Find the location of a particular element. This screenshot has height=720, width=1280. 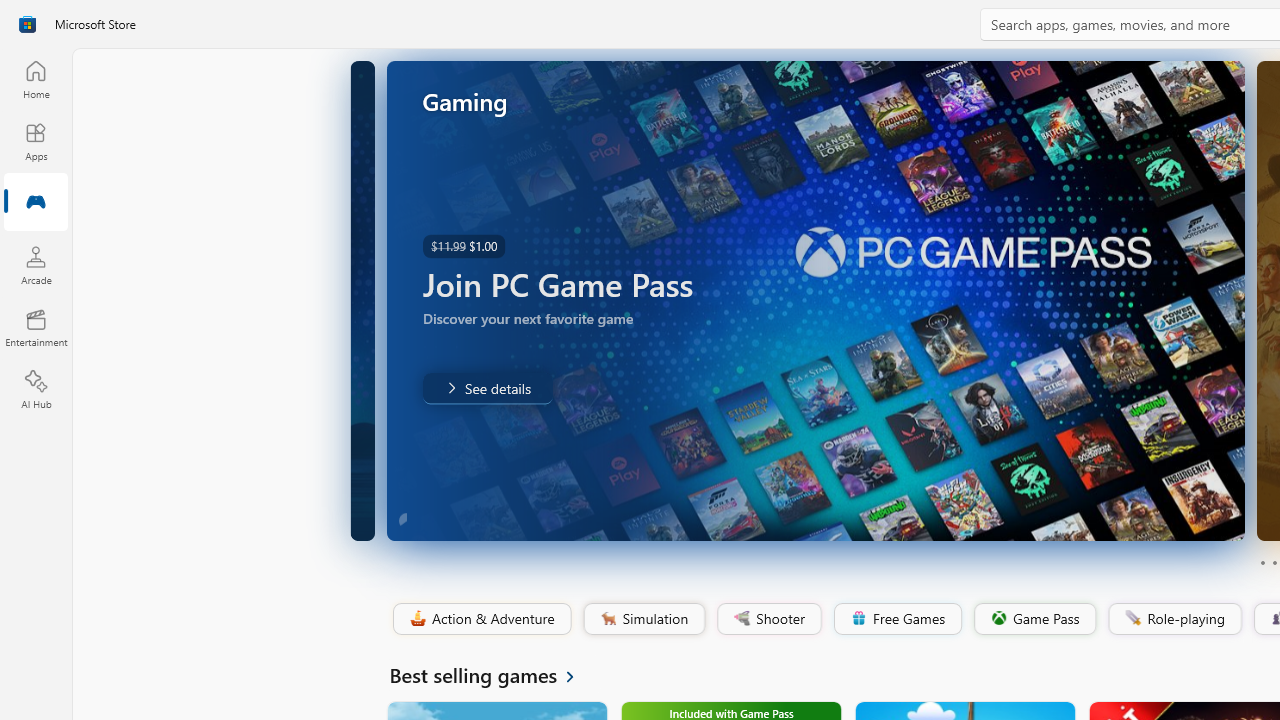

'AutomationID: Image' is located at coordinates (815, 300).